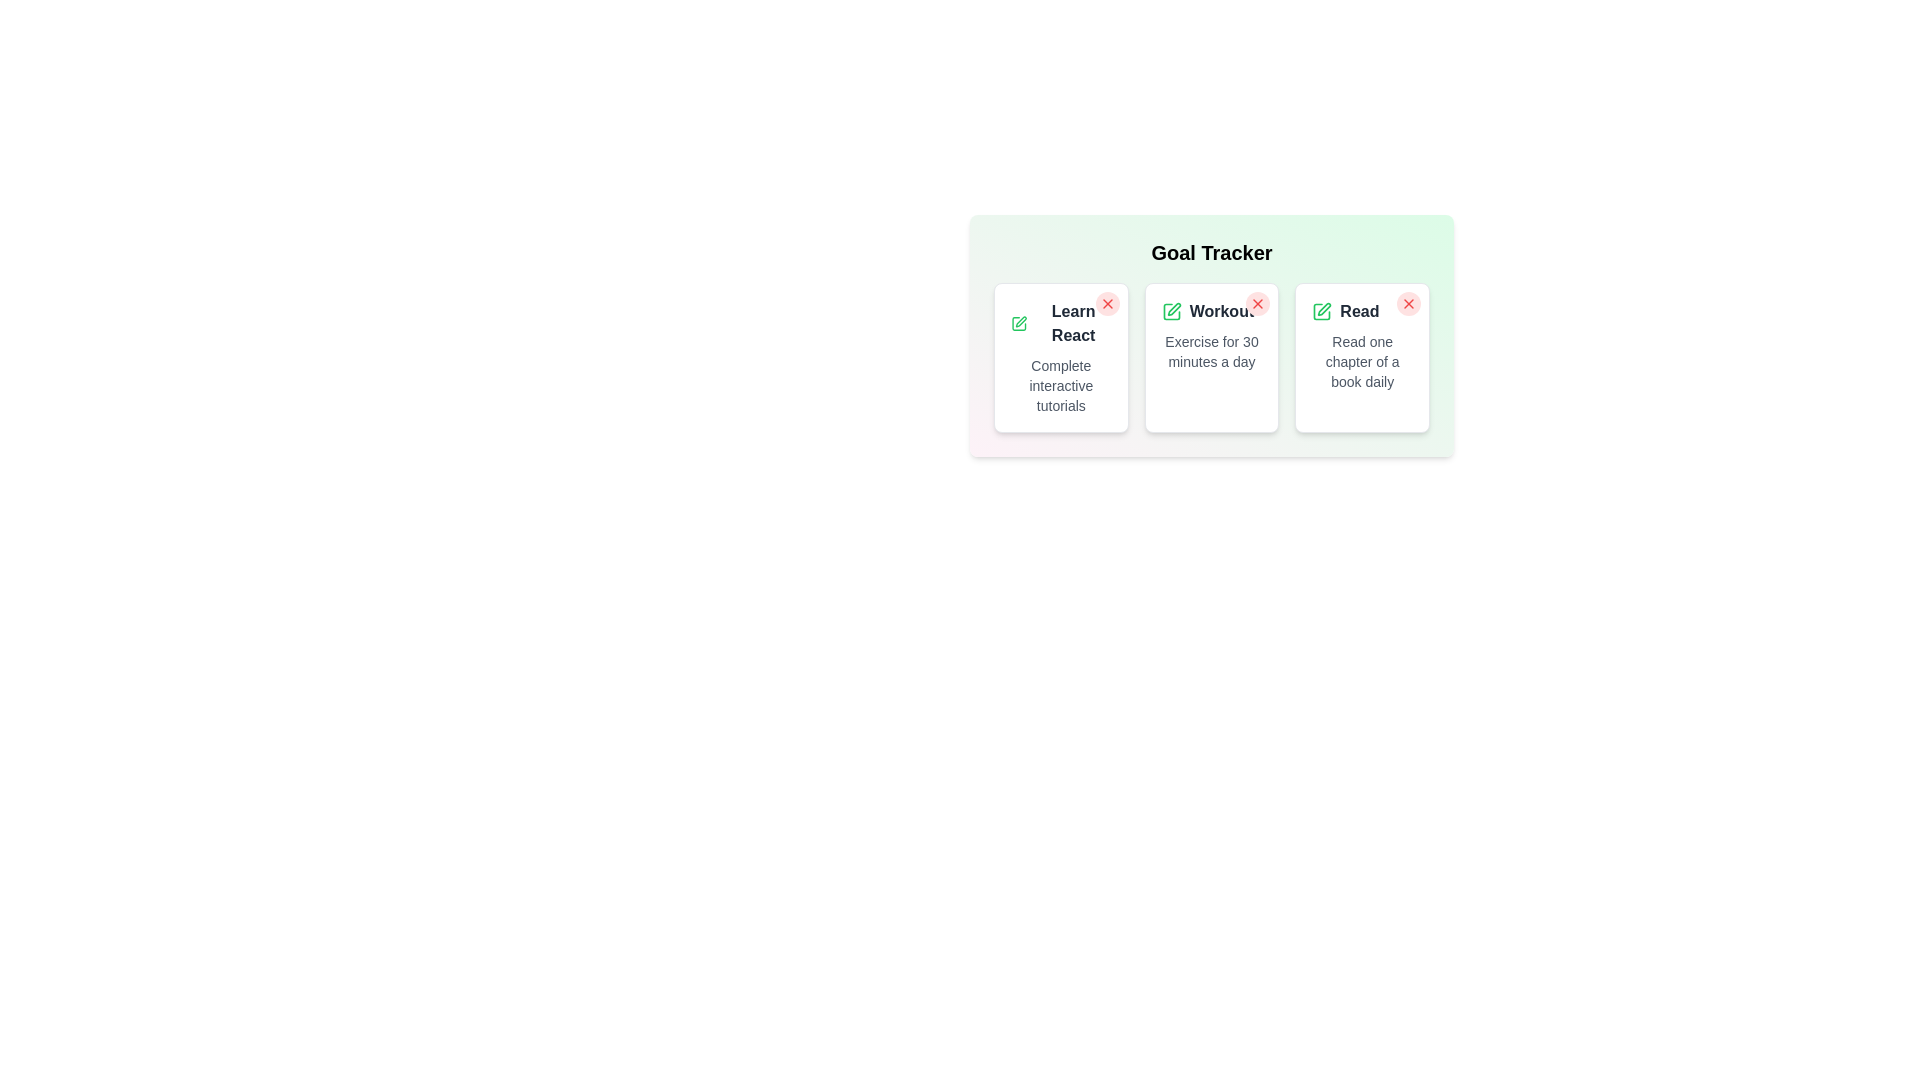 The width and height of the screenshot is (1920, 1080). Describe the element at coordinates (1408, 304) in the screenshot. I see `the remove button for the goal titled 'Read'` at that location.